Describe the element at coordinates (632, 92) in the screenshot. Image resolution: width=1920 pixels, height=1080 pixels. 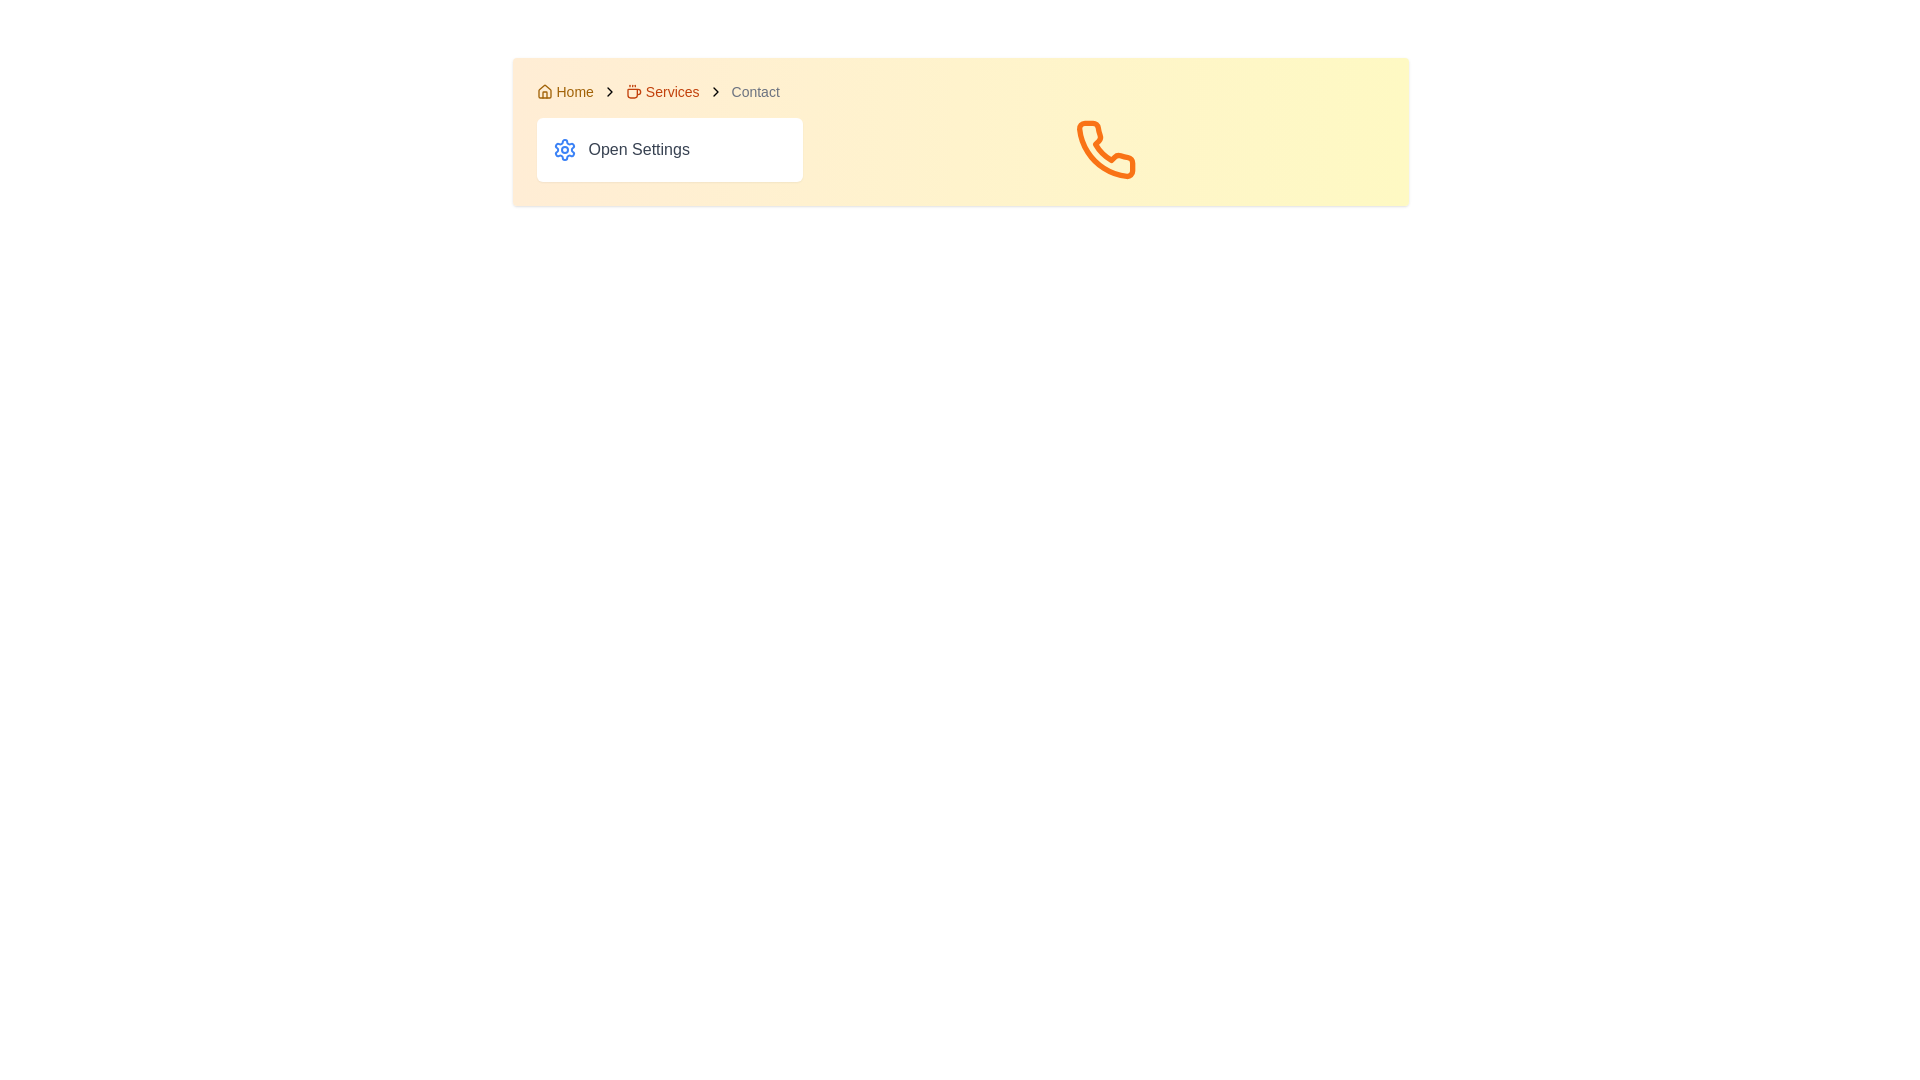
I see `the coffee cup icon located in the breadcrumb navigation bar, which is styled in burnt orange and appears to the left of the 'Services' text` at that location.